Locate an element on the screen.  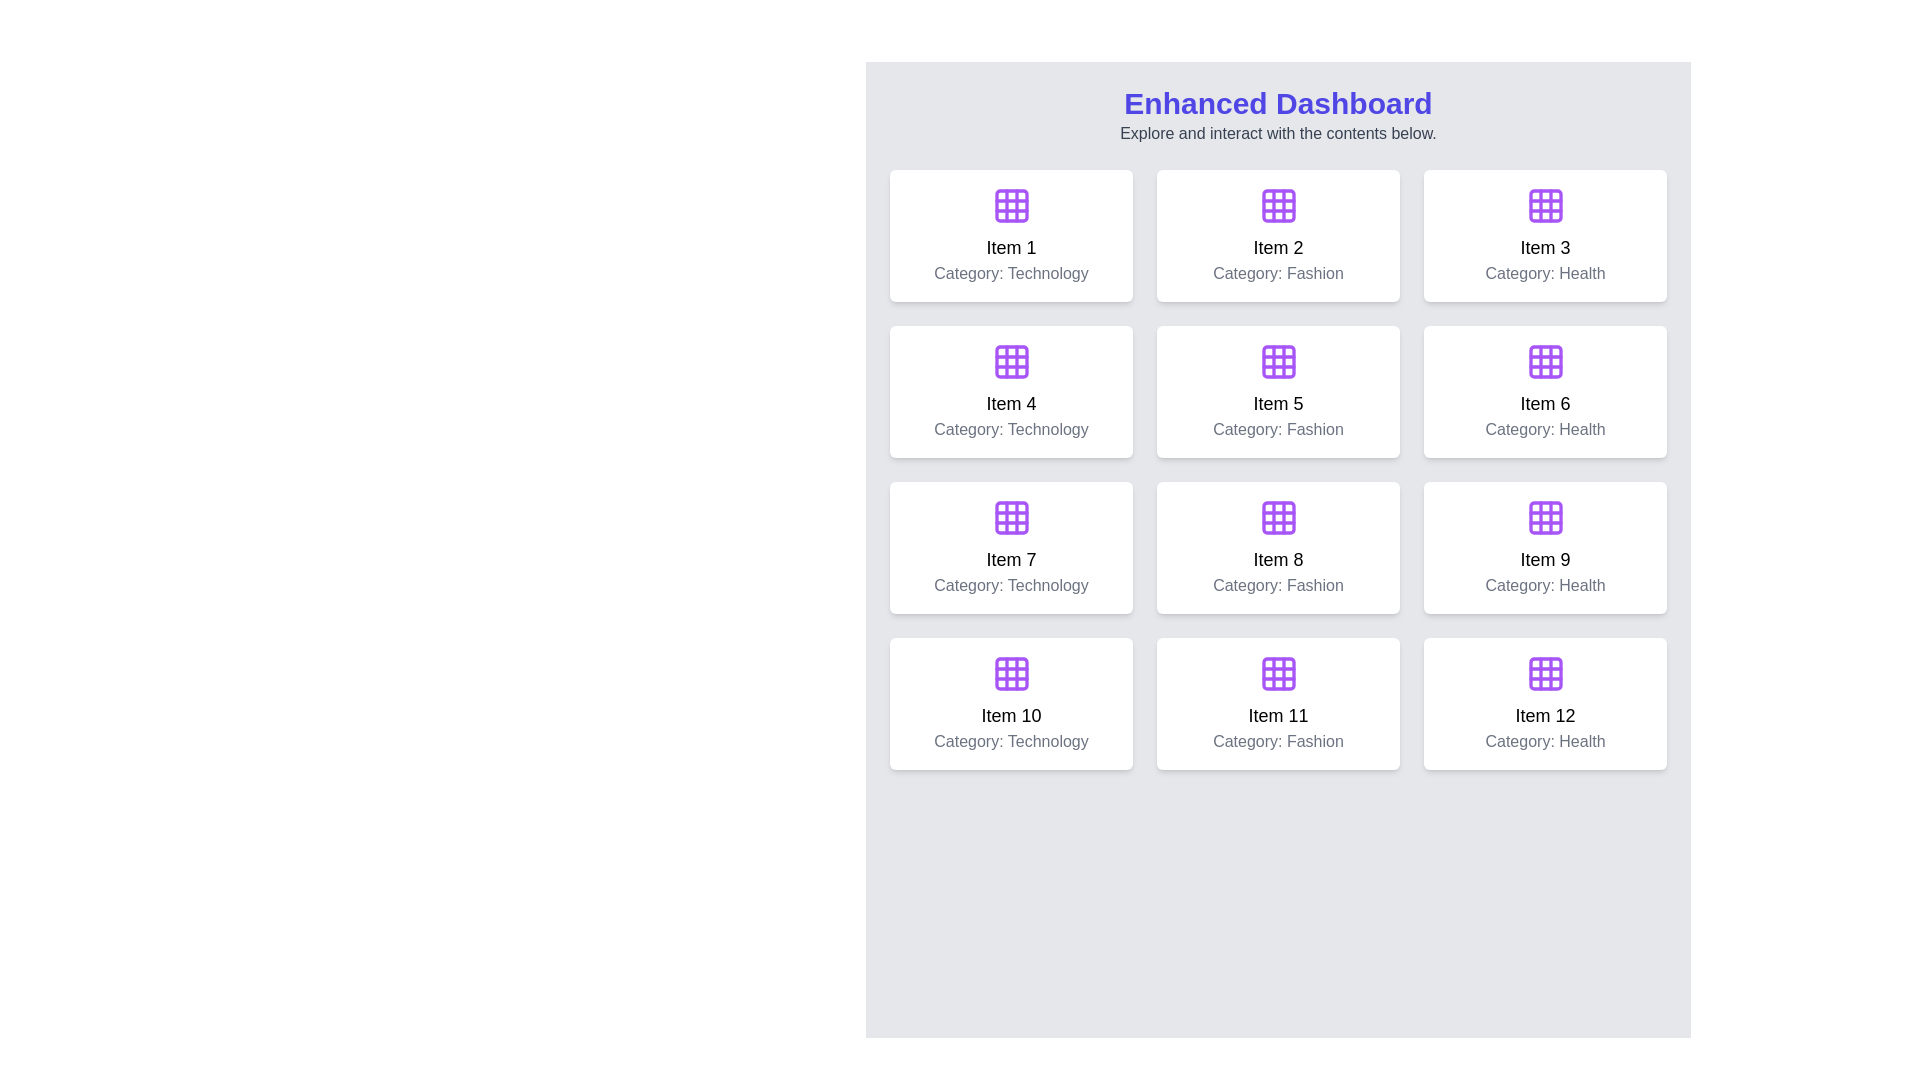
the non-interactive information card displaying 'Item 12' in the bottom-right corner of the grid layout is located at coordinates (1544, 703).